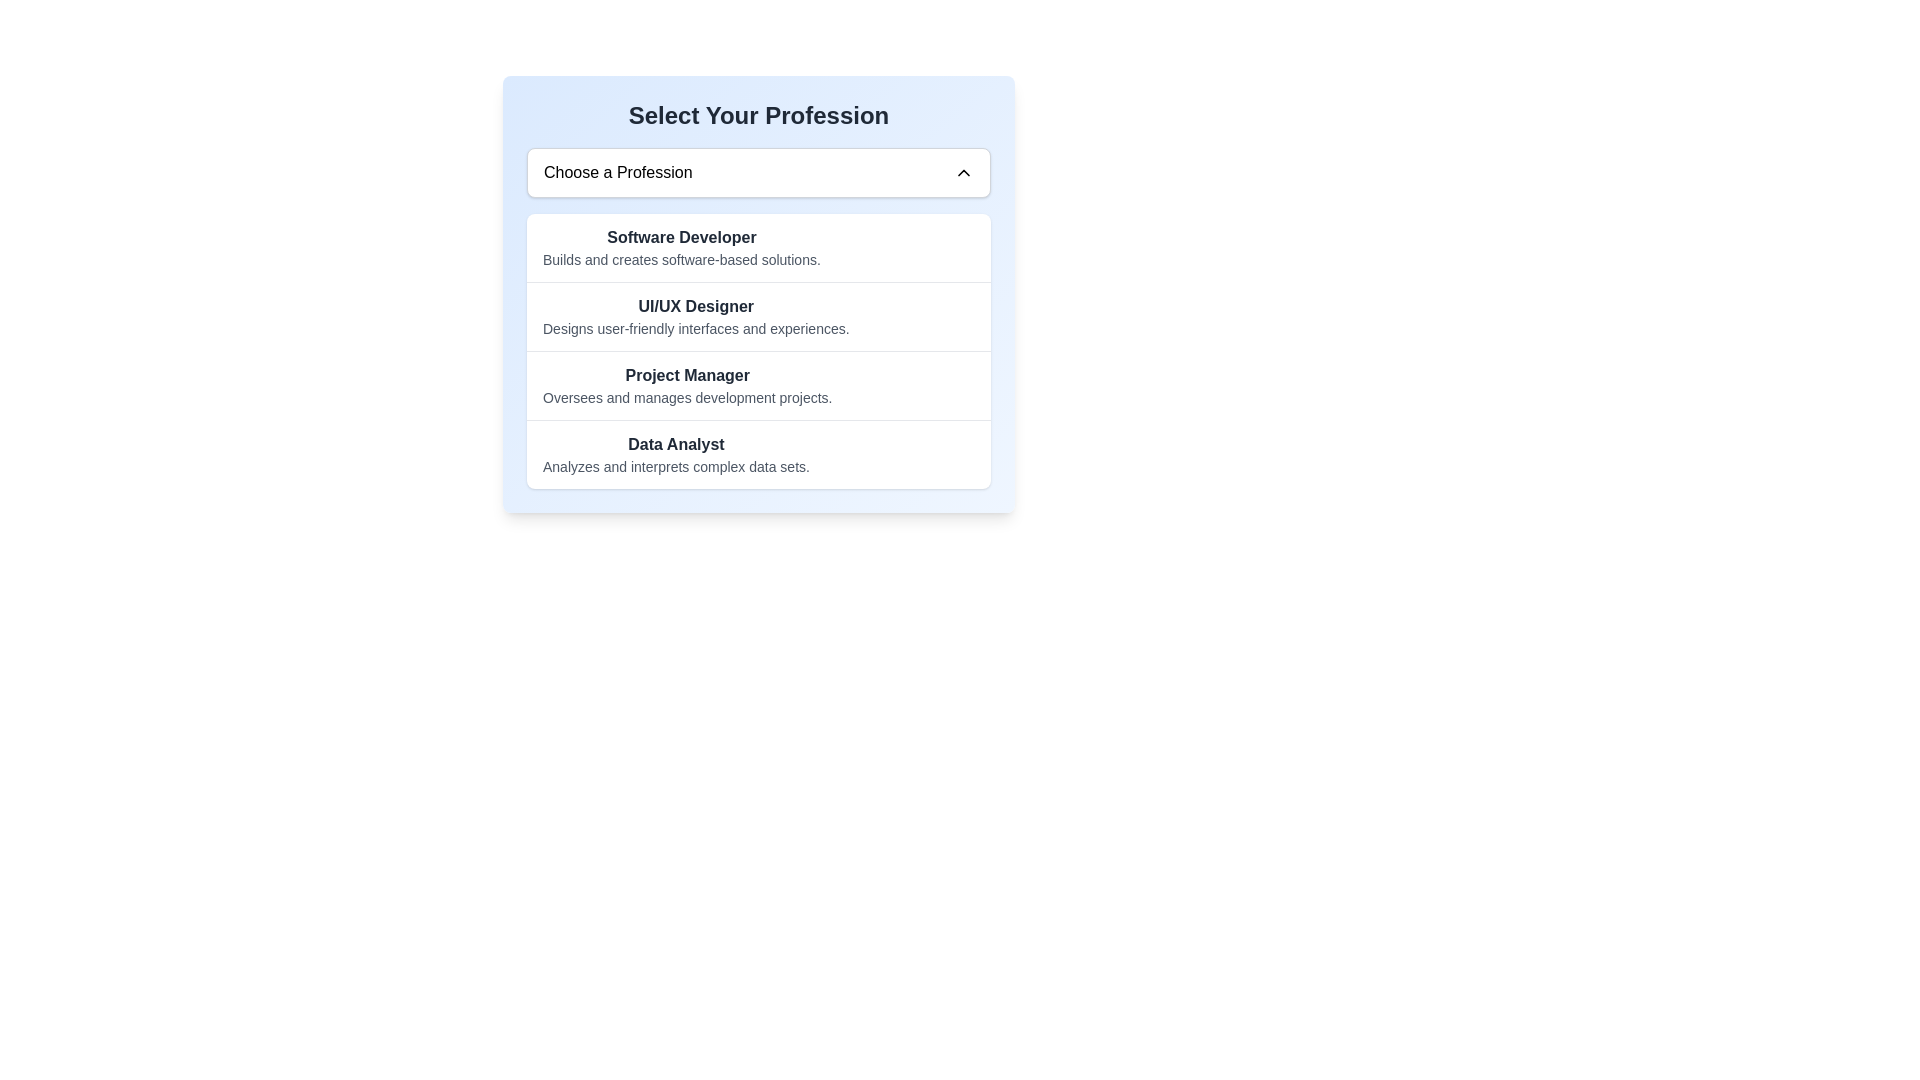 The height and width of the screenshot is (1080, 1920). I want to click on the second item in the list of selectable professions, so click(757, 293).